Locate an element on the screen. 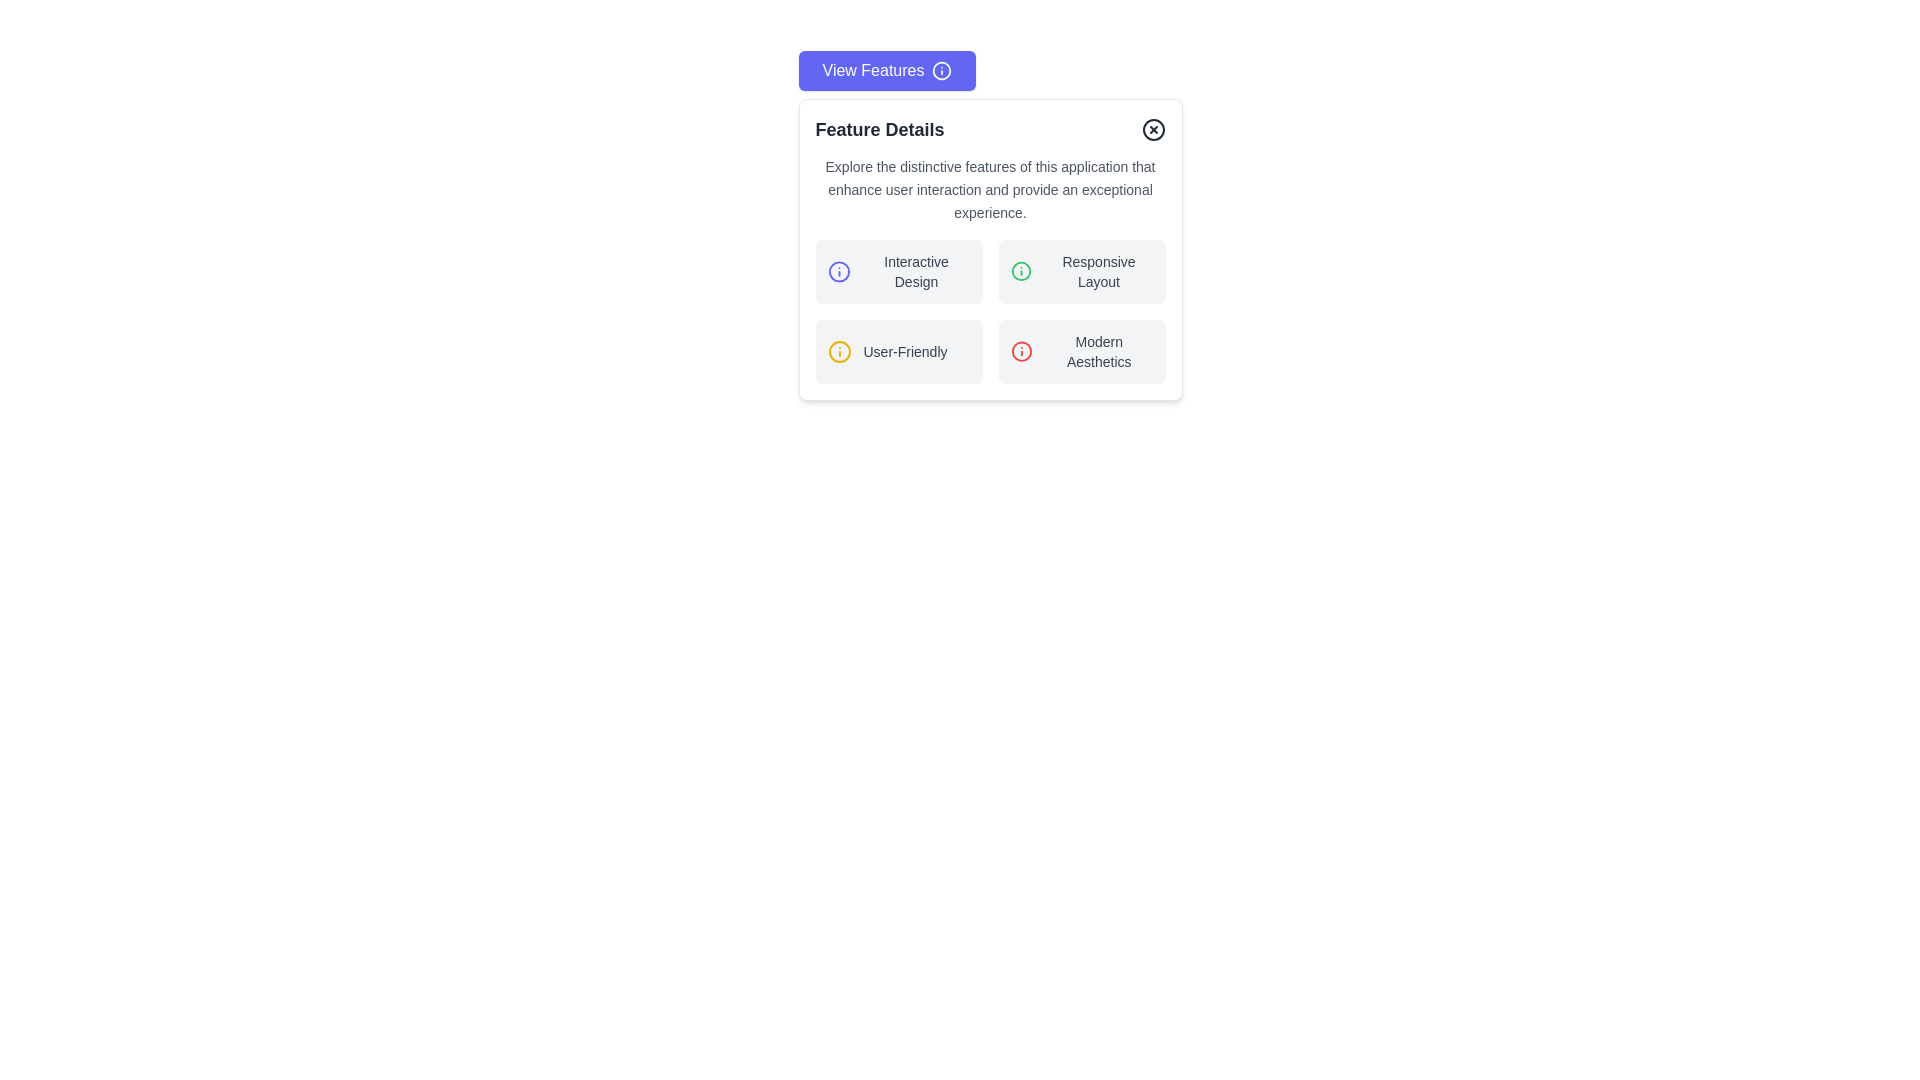  the close icon button, which is a circular outline containing an 'X' symbol, located in the top-right corner of the 'Feature Details' section is located at coordinates (1153, 130).